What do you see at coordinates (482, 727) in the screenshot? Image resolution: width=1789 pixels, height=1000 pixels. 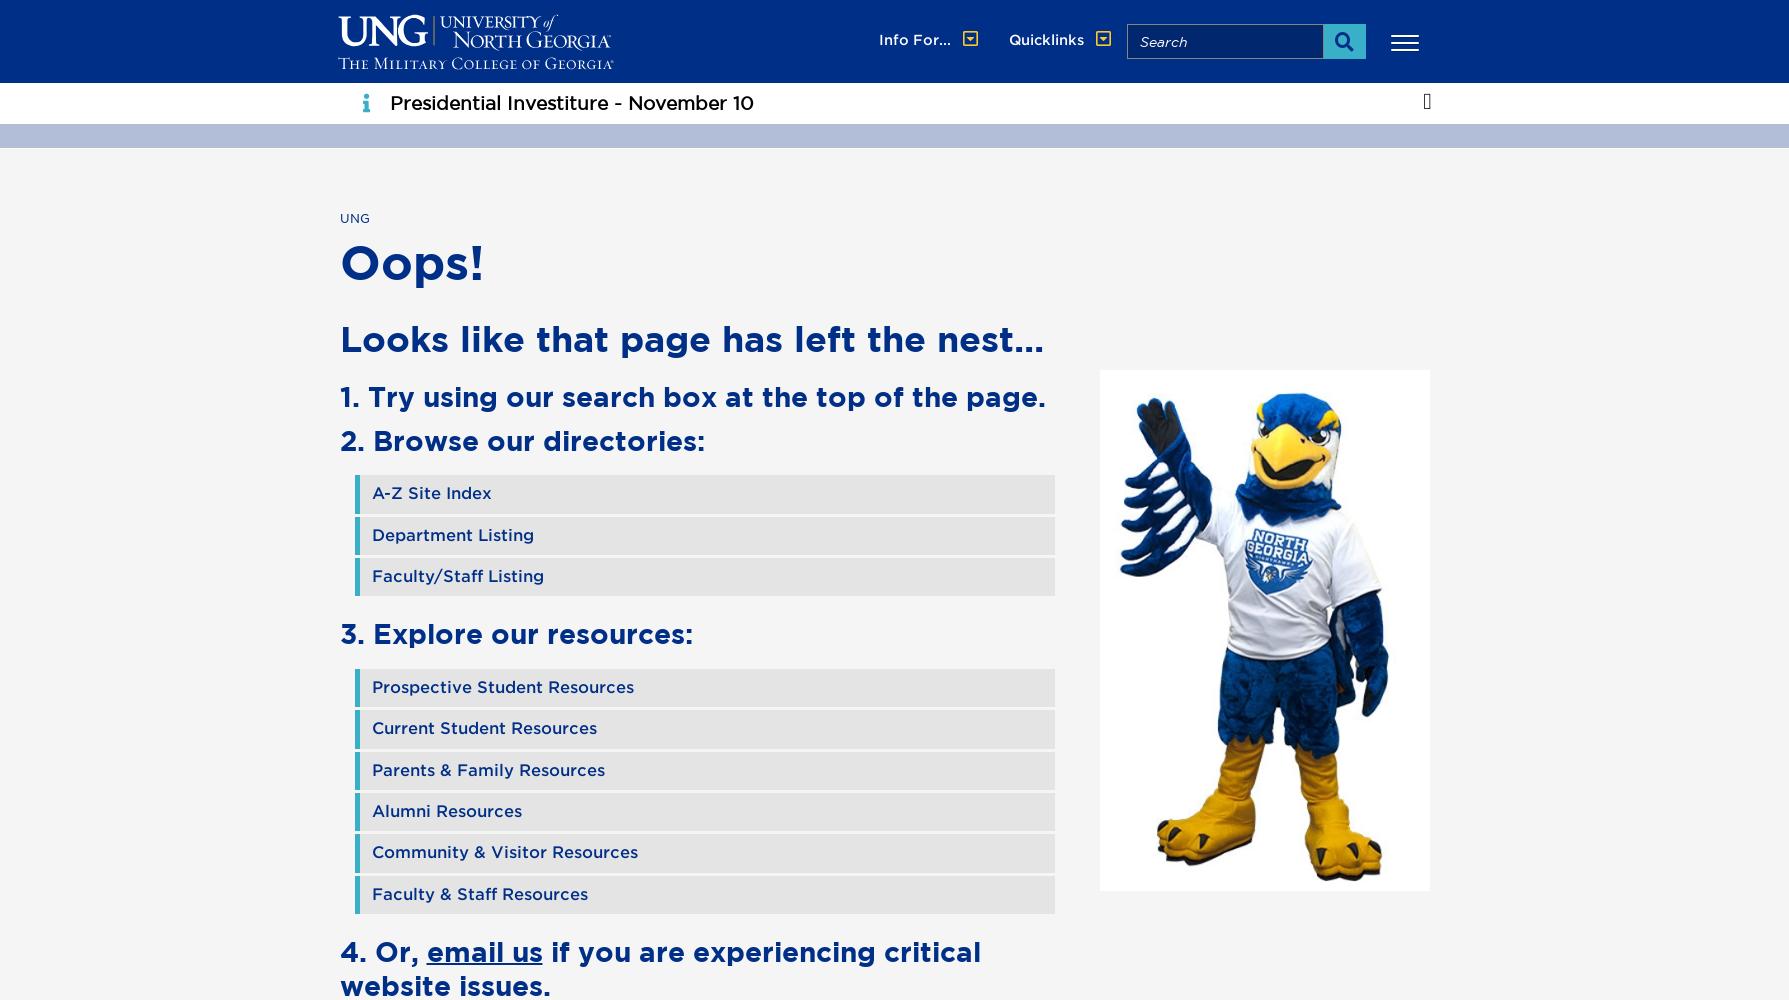 I see `'Current Student Resources'` at bounding box center [482, 727].